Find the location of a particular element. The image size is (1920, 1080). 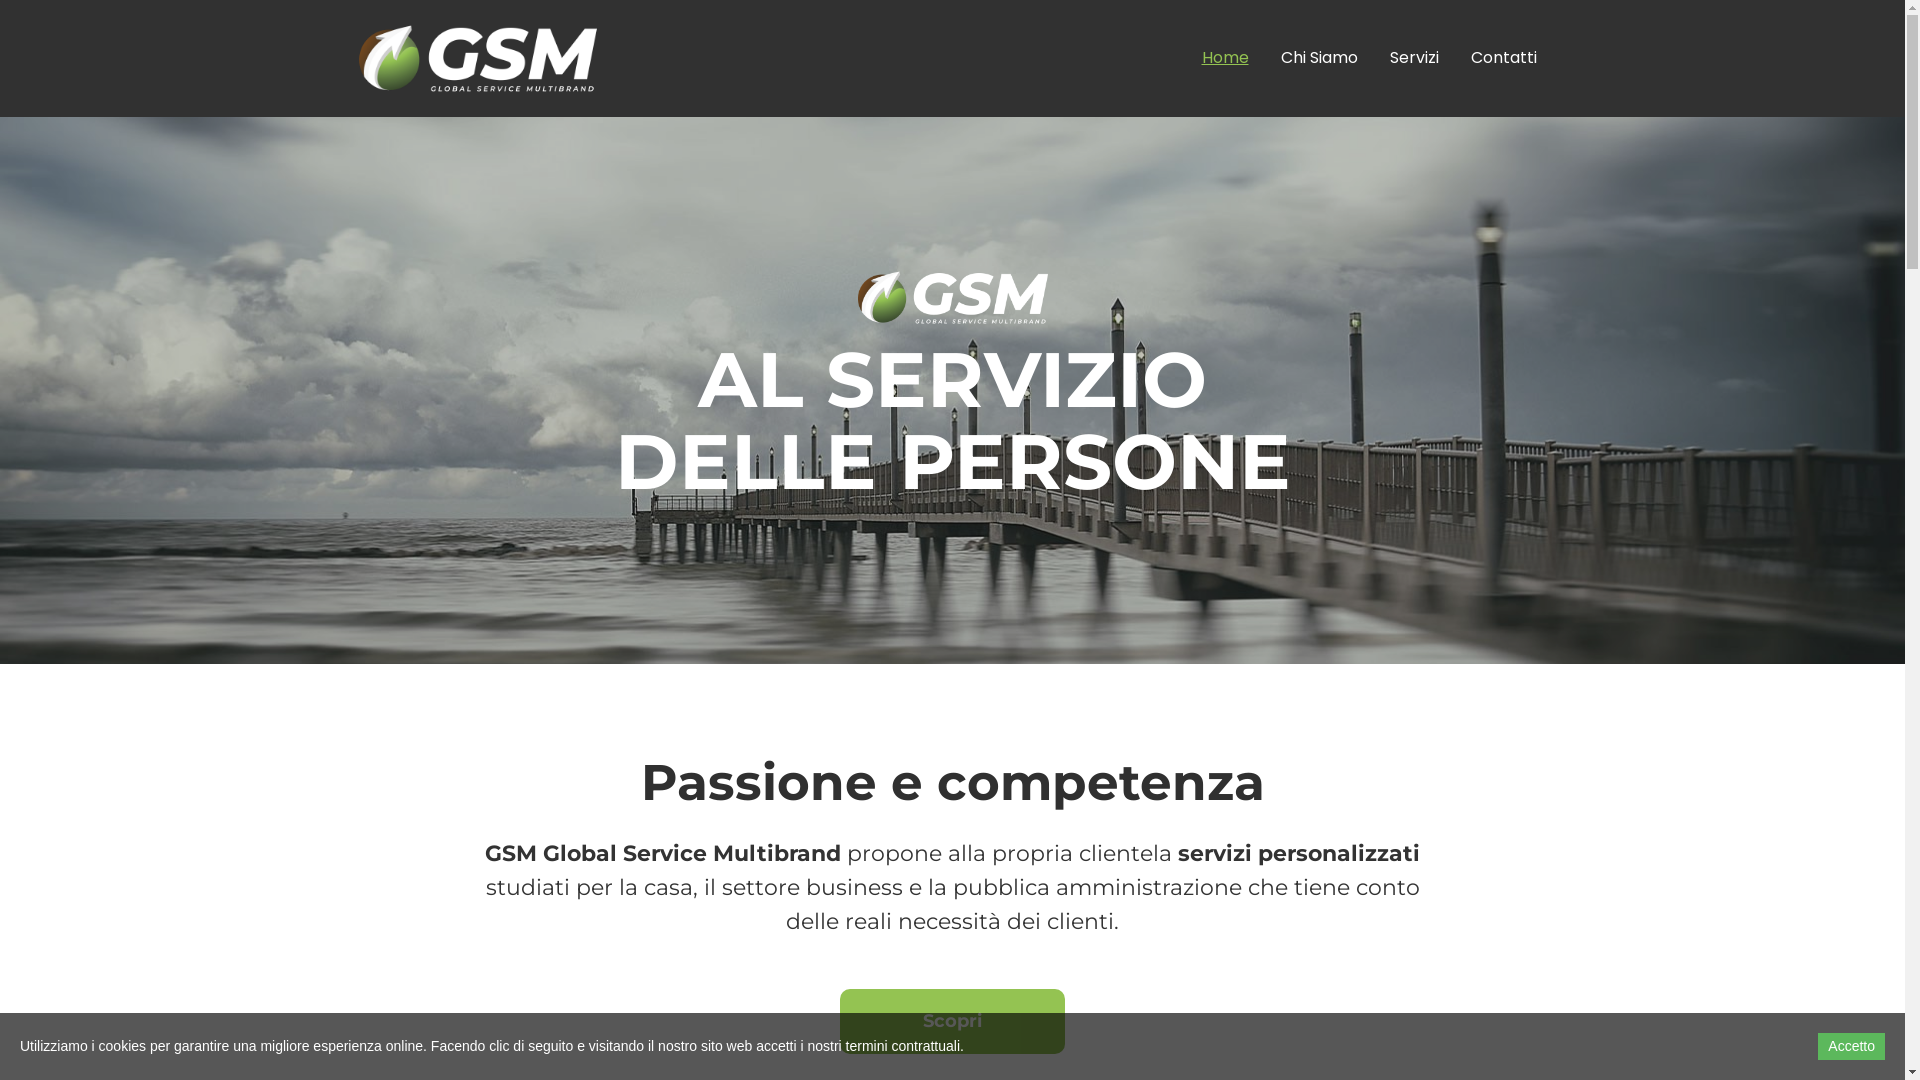

'Contatti' is located at coordinates (1454, 56).